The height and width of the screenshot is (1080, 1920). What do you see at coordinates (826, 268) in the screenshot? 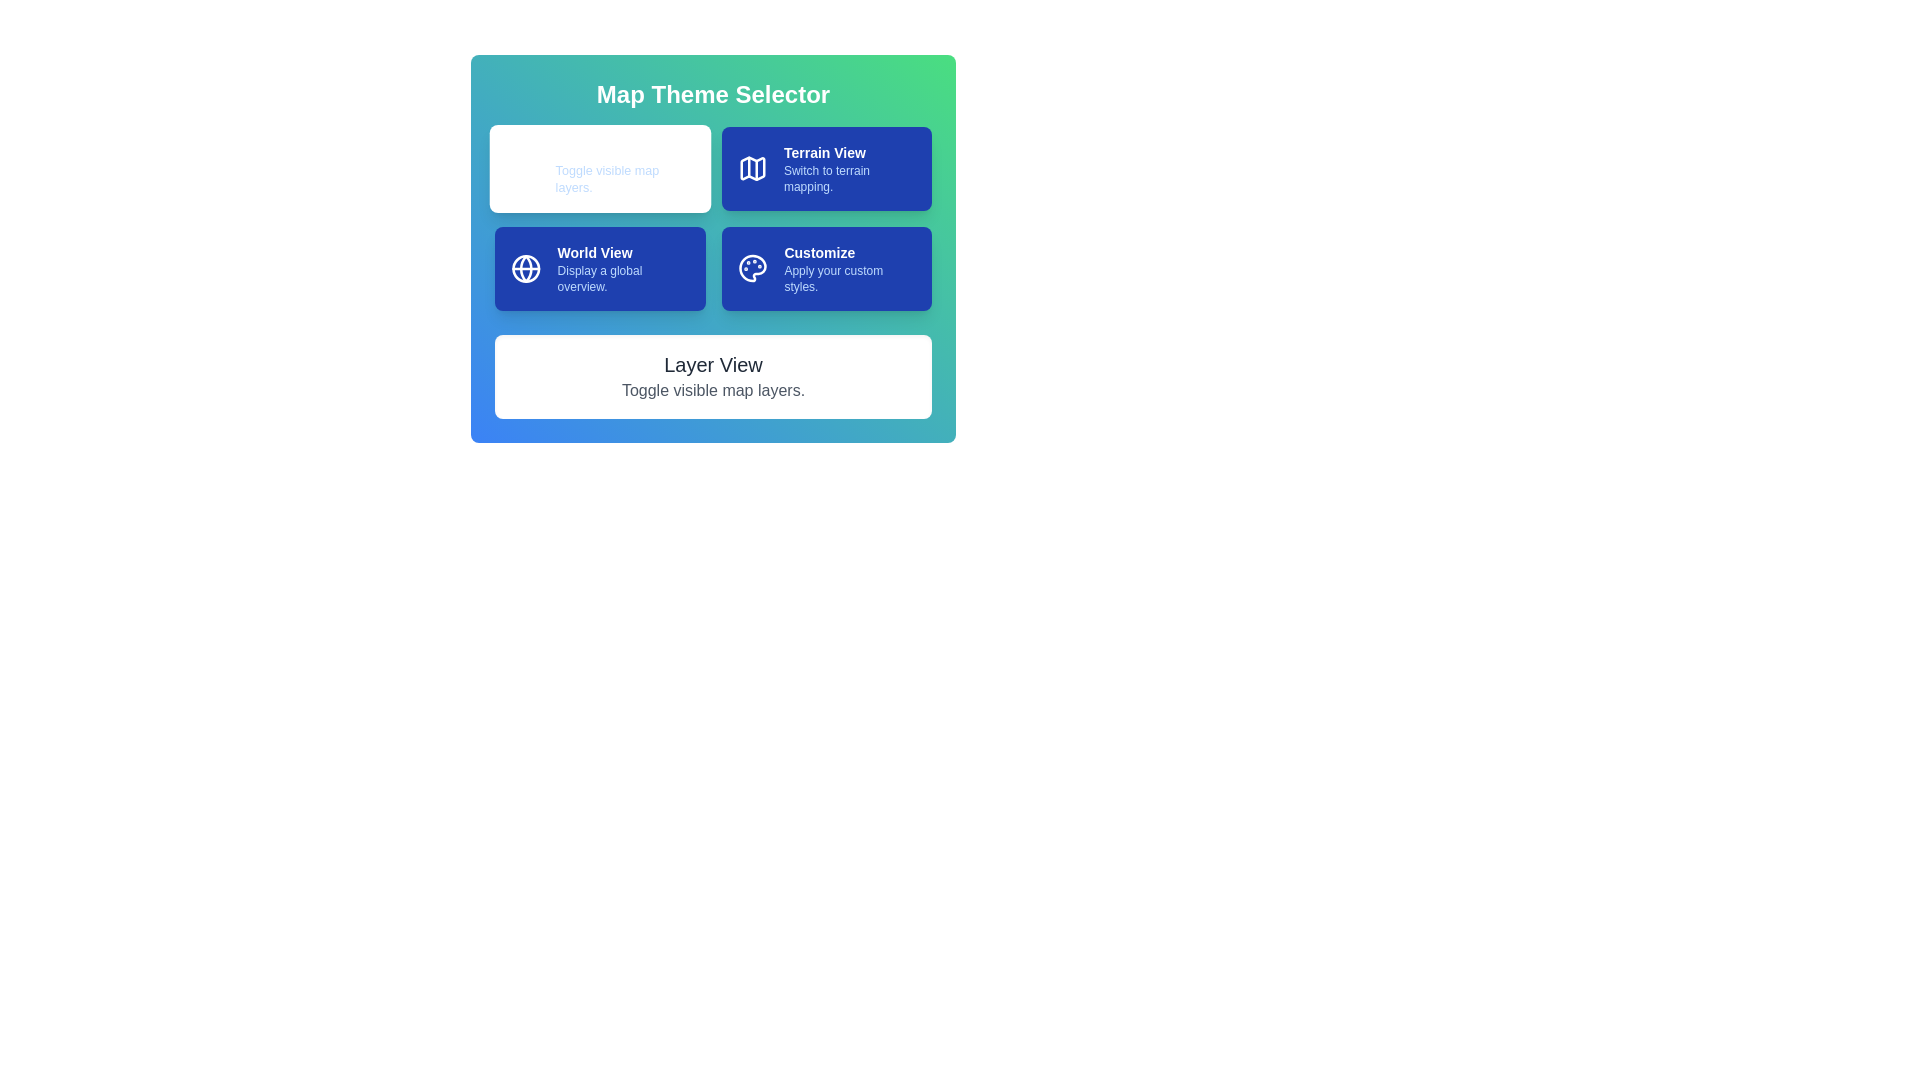
I see `the 'Customize' button with a blue background and a paint palette icon in the 'Map Theme Selector' interface` at bounding box center [826, 268].